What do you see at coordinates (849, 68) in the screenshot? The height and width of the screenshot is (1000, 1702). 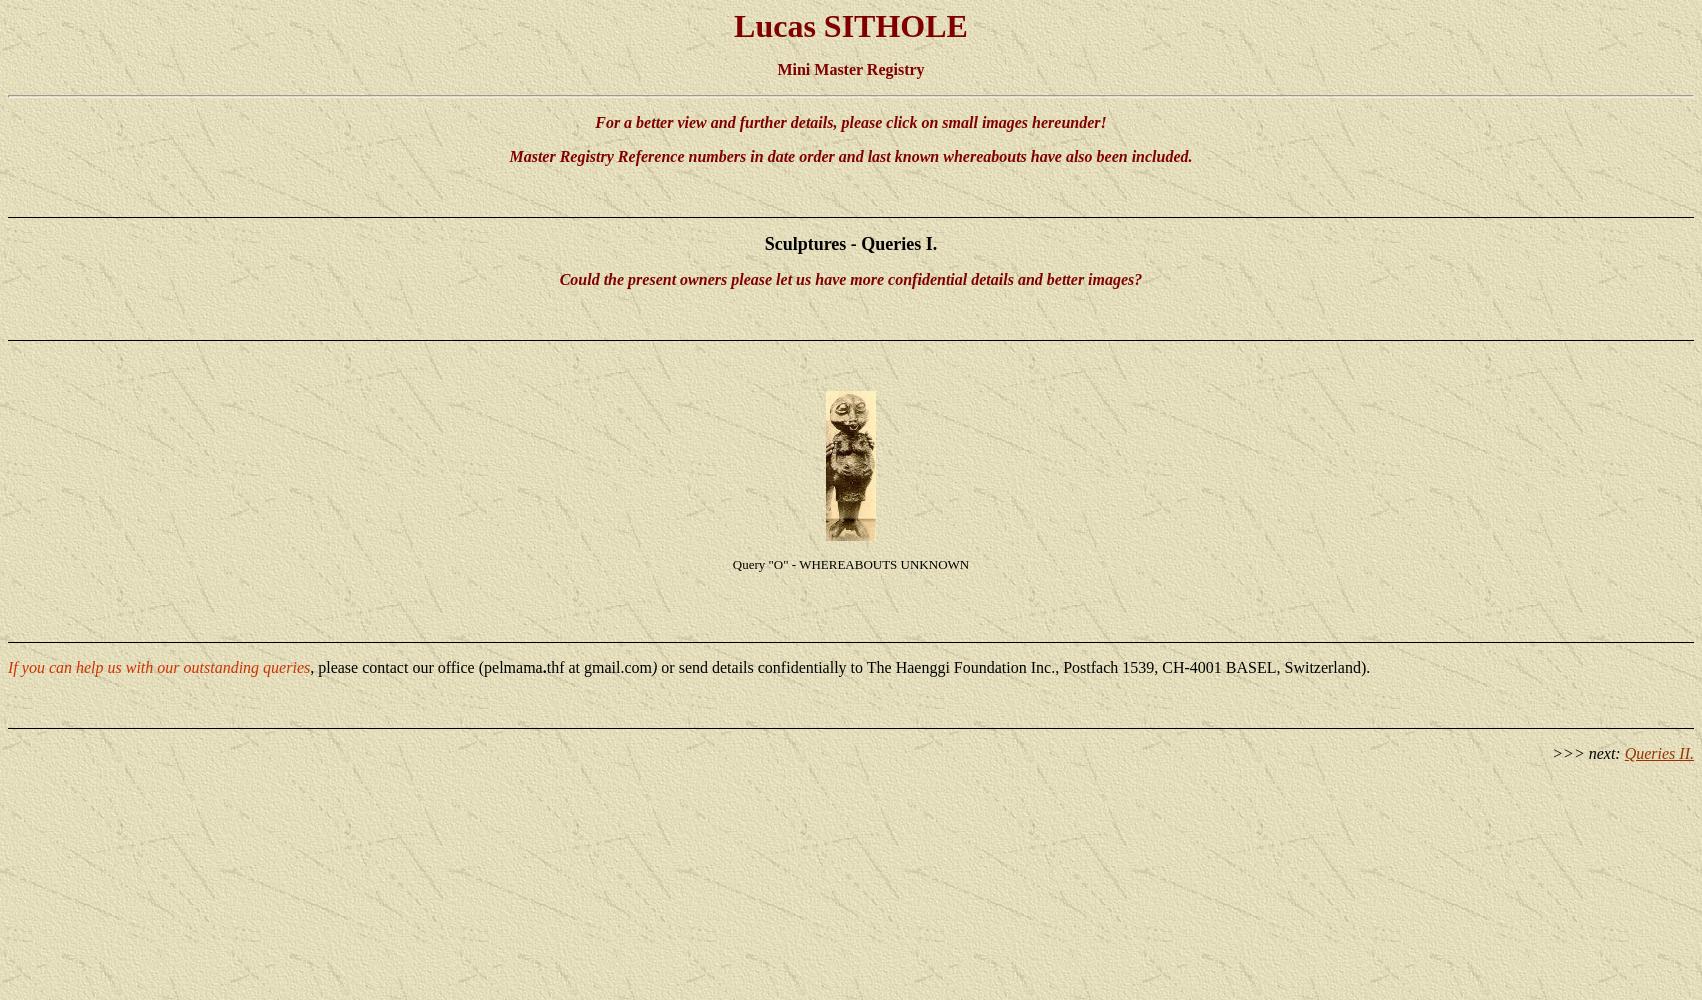 I see `'Mini Master Registry'` at bounding box center [849, 68].